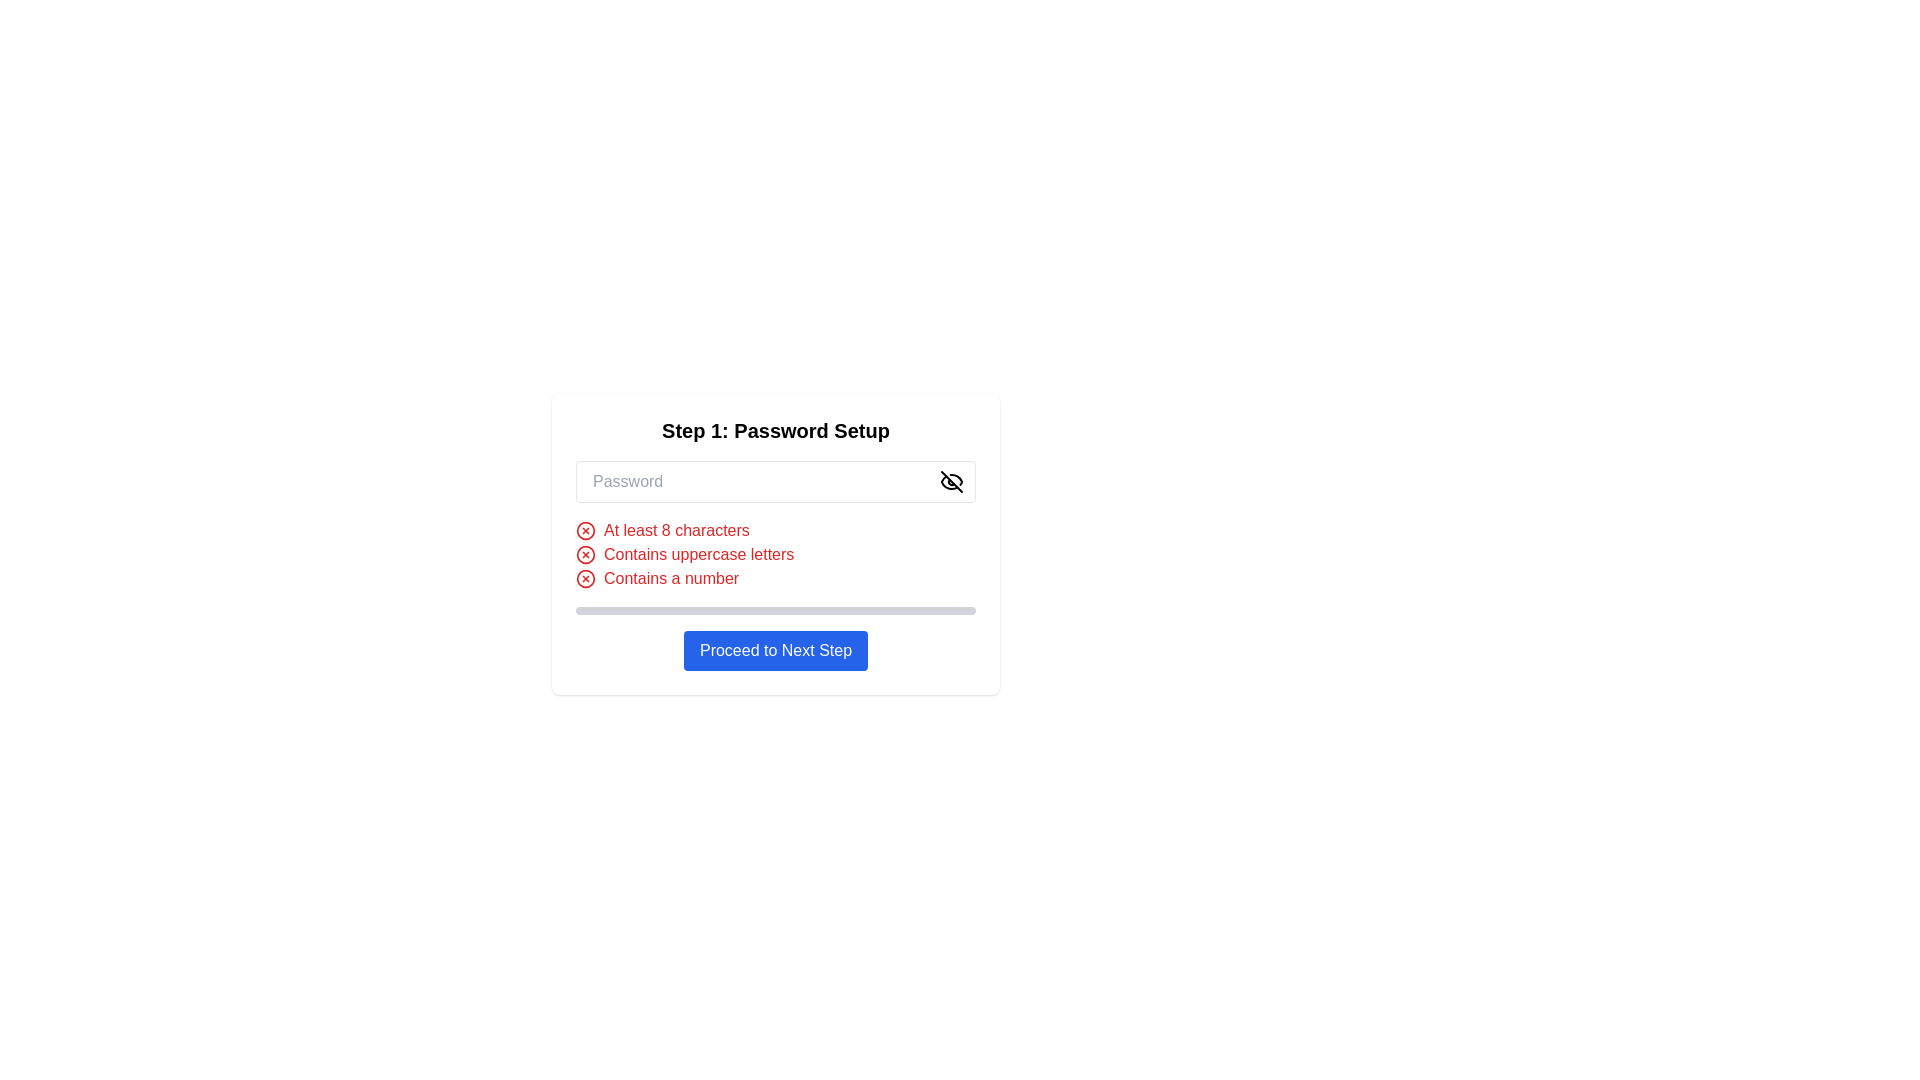  Describe the element at coordinates (584, 555) in the screenshot. I see `the password validation icon indicating that the password does not meet the criteria for containing uppercase letters, which is the first icon in the group next to the text 'Contains uppercase letters'` at that location.